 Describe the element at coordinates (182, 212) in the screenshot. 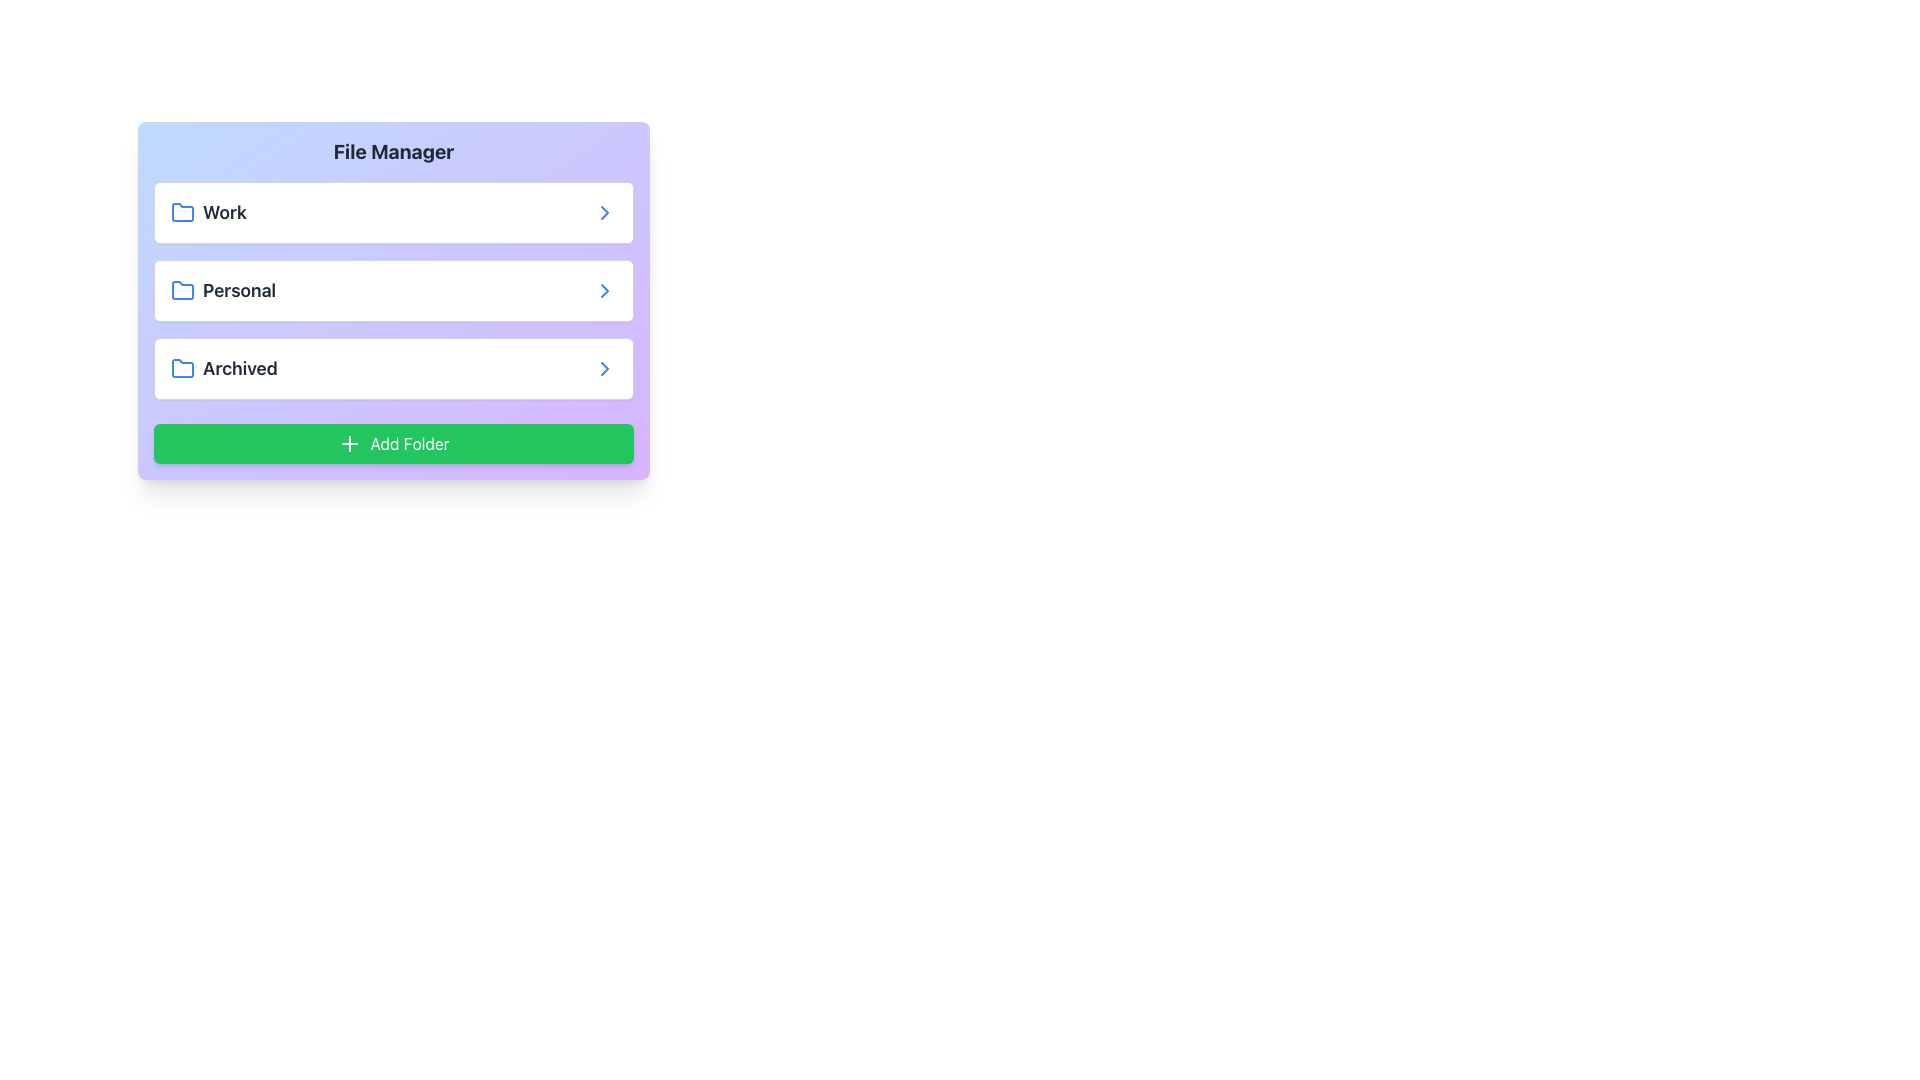

I see `the folder icon representing the 'Work' folder in the File Manager interface` at that location.